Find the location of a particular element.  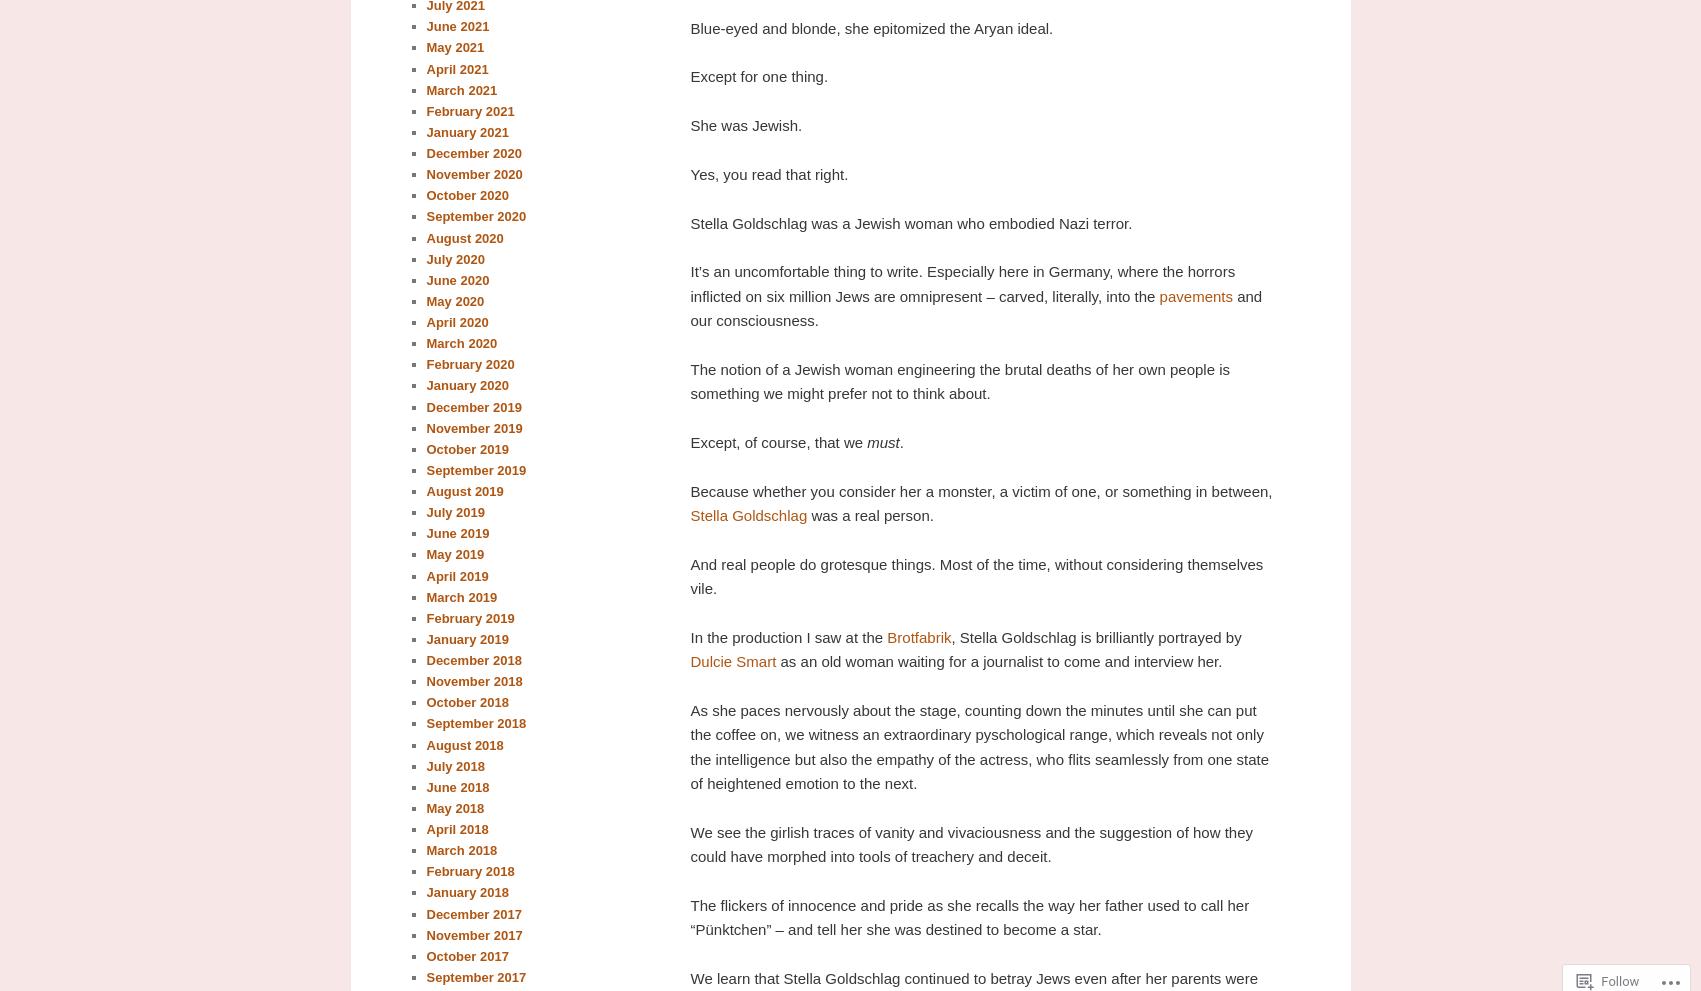

'Stella Goldschlag was a Jewish woman who embodied Nazi terror.' is located at coordinates (688, 221).